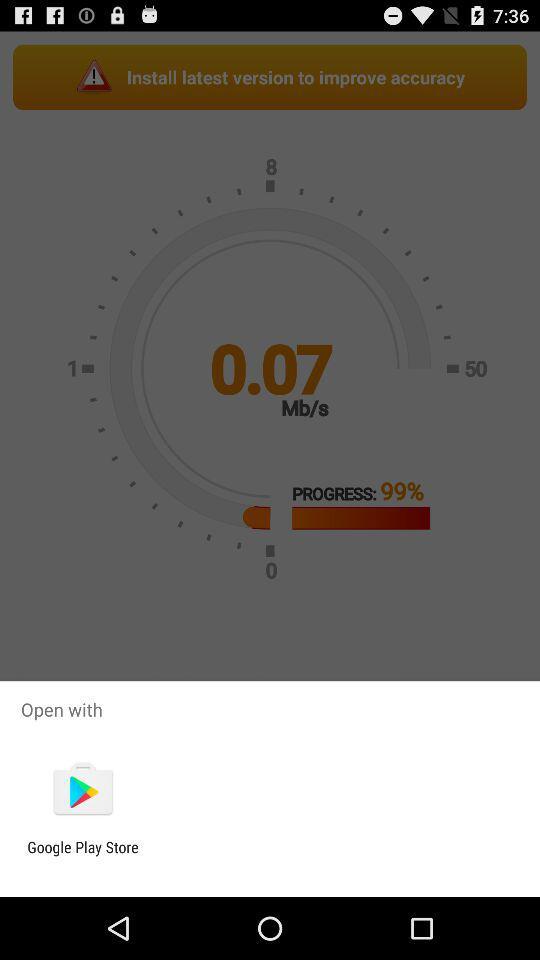 This screenshot has width=540, height=960. I want to click on the item below open with app, so click(82, 790).